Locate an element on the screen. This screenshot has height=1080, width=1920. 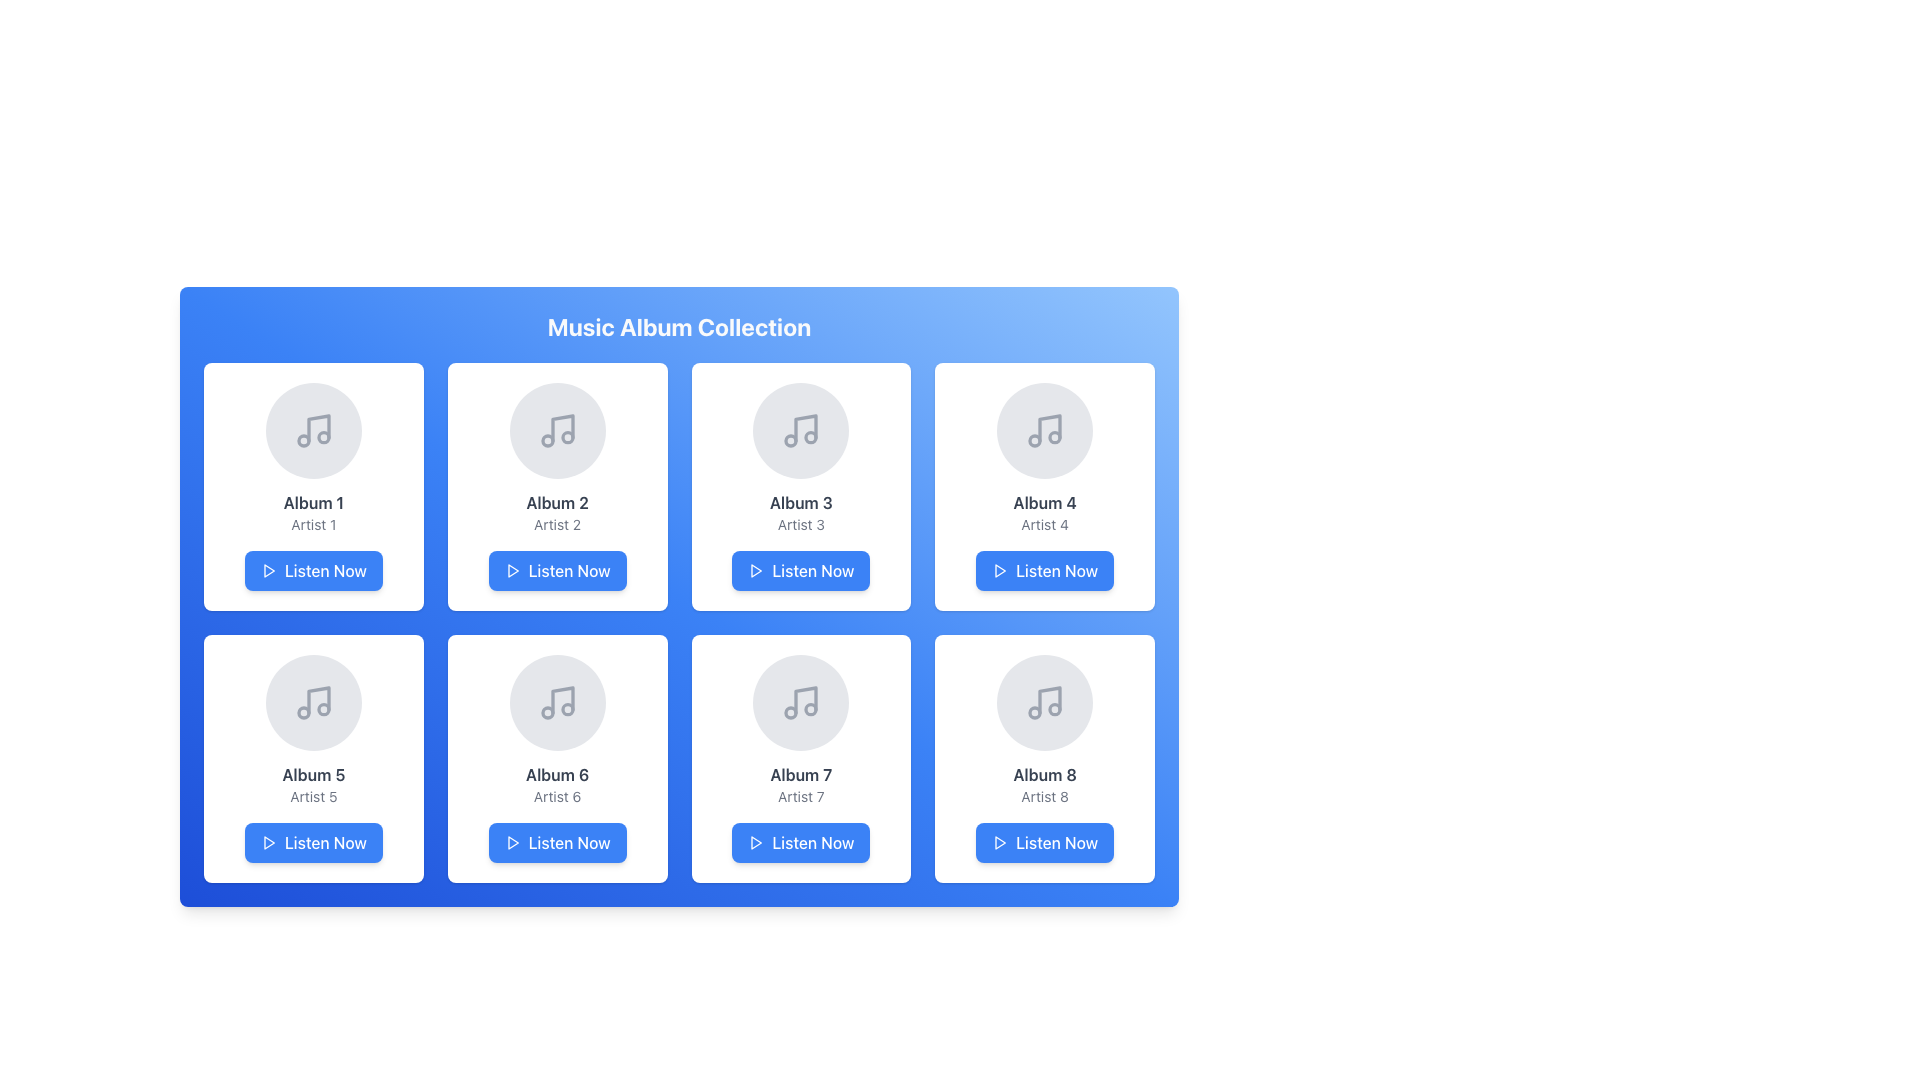
the triangular play icon within the 'Listen Now' button associated with 'Album 4' is located at coordinates (999, 570).